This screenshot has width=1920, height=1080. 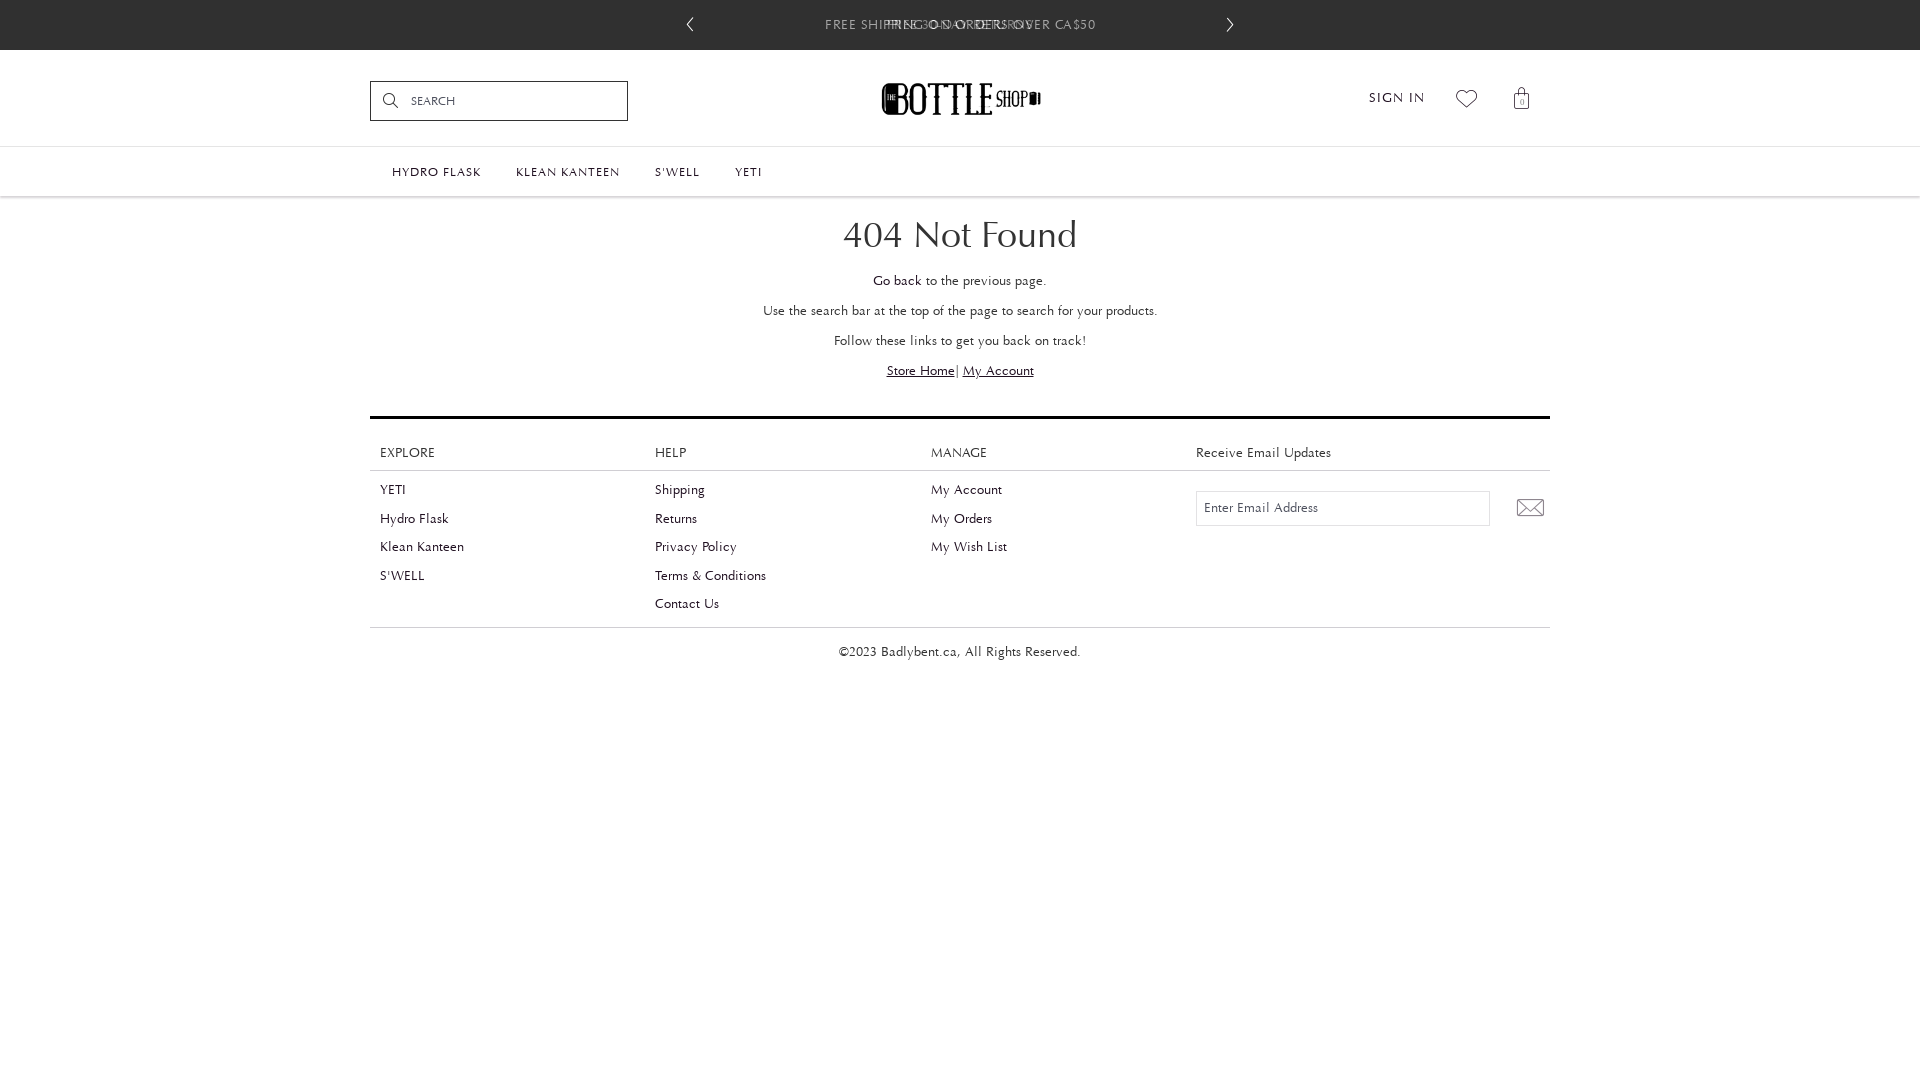 I want to click on 'My Account', so click(x=997, y=370).